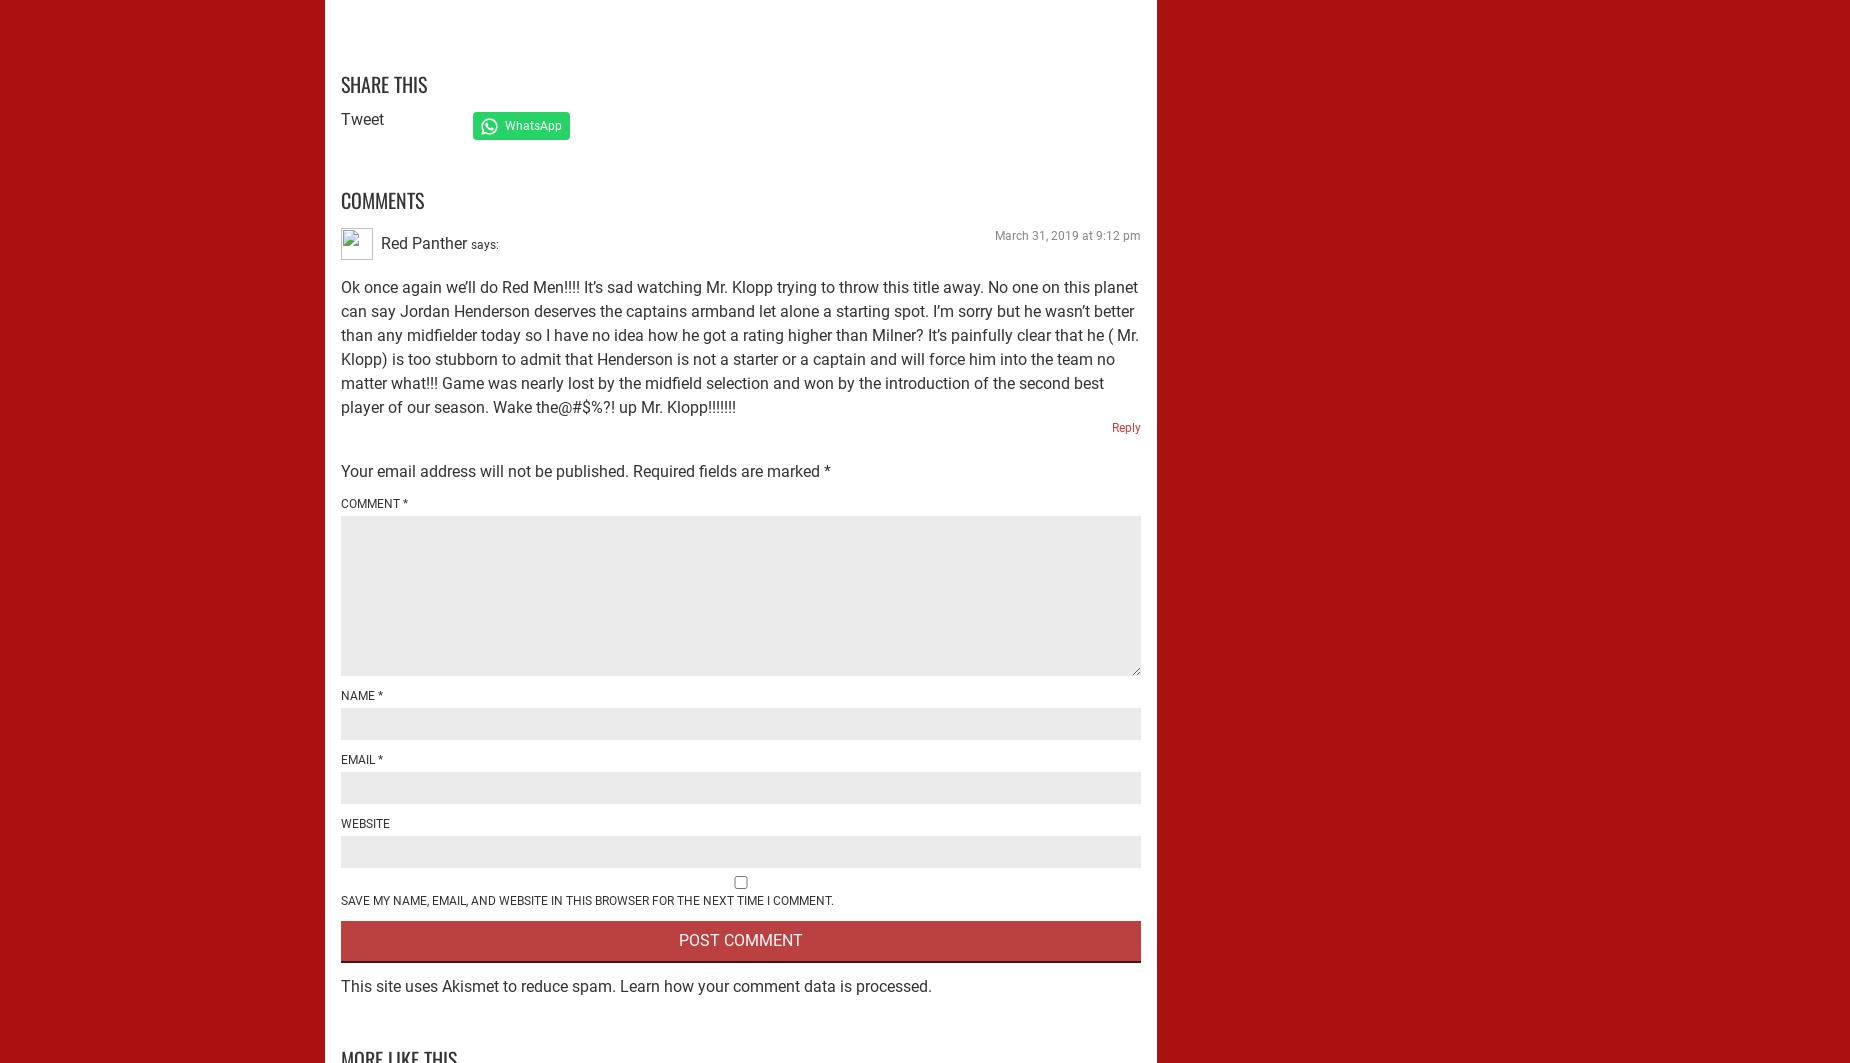 The image size is (1850, 1063). Describe the element at coordinates (358, 693) in the screenshot. I see `'Name'` at that location.